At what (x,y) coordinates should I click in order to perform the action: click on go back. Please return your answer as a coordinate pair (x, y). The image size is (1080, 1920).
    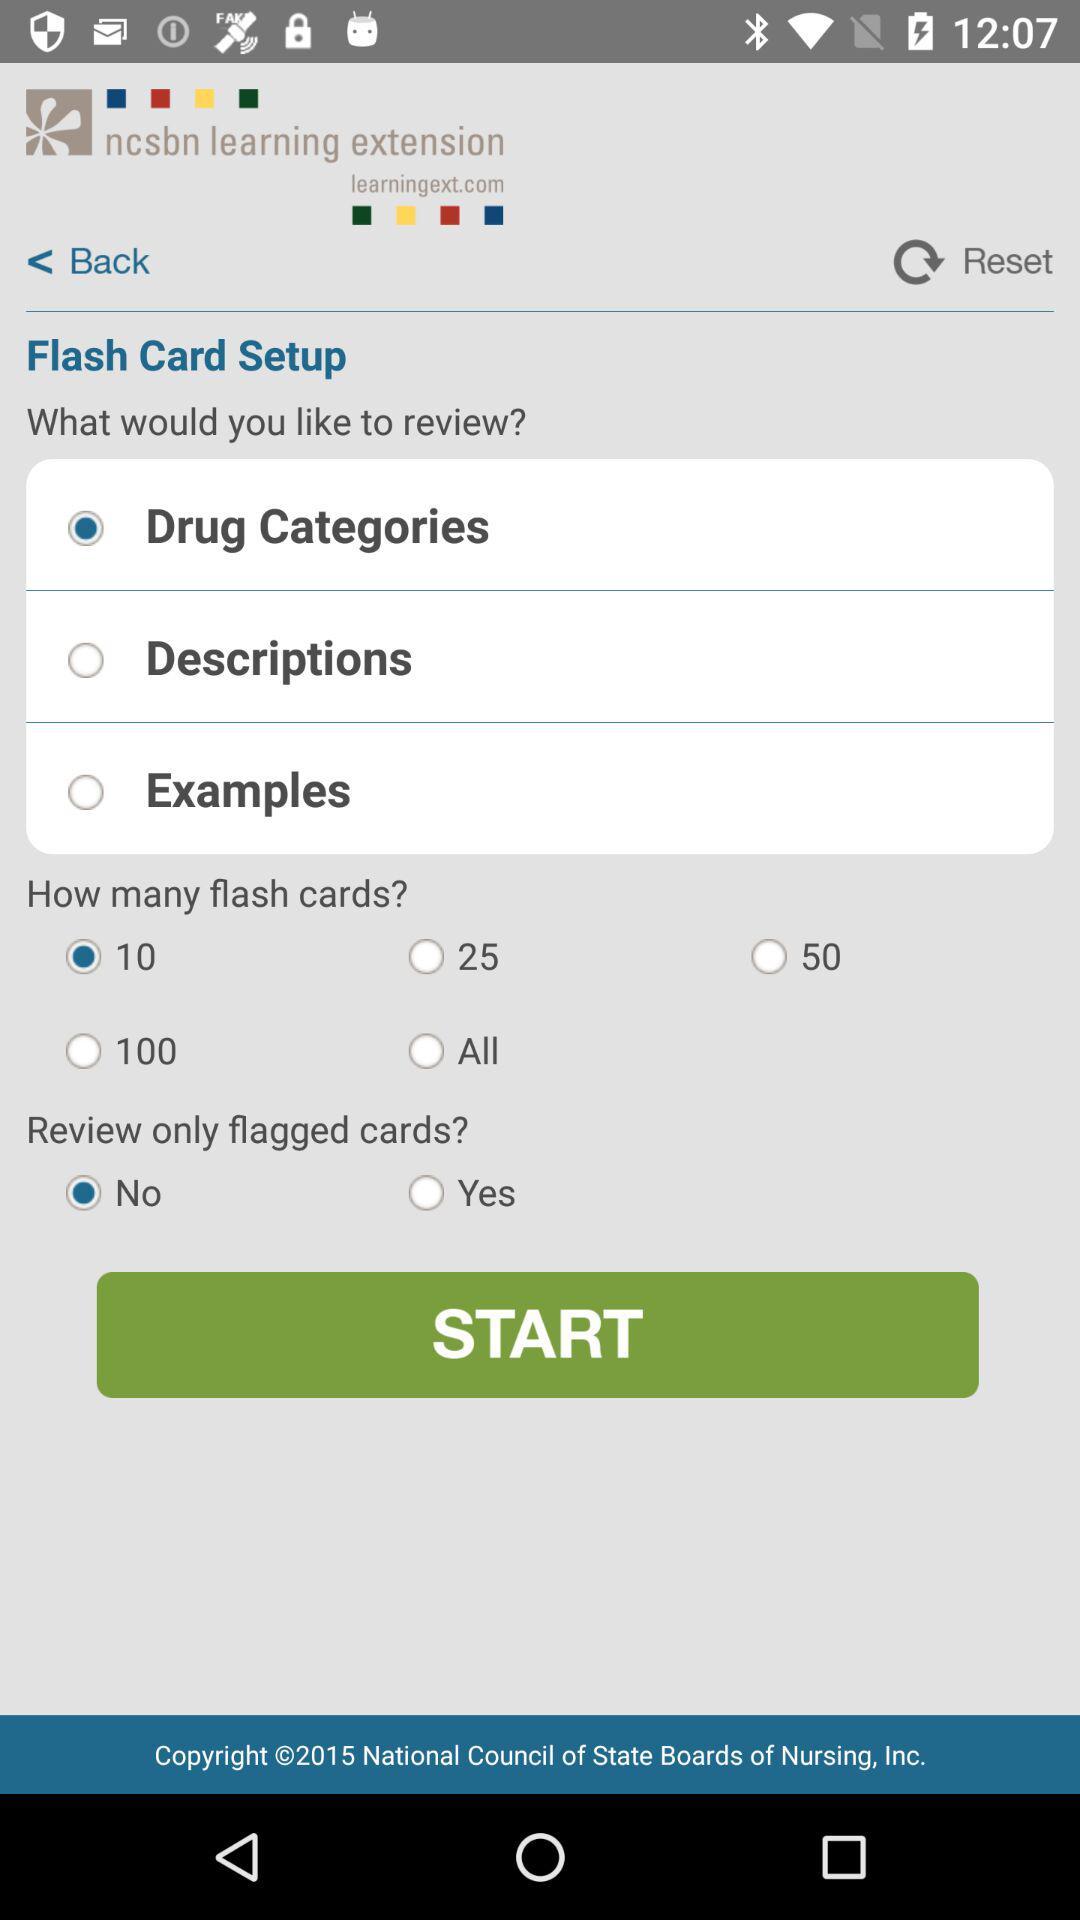
    Looking at the image, I should click on (87, 261).